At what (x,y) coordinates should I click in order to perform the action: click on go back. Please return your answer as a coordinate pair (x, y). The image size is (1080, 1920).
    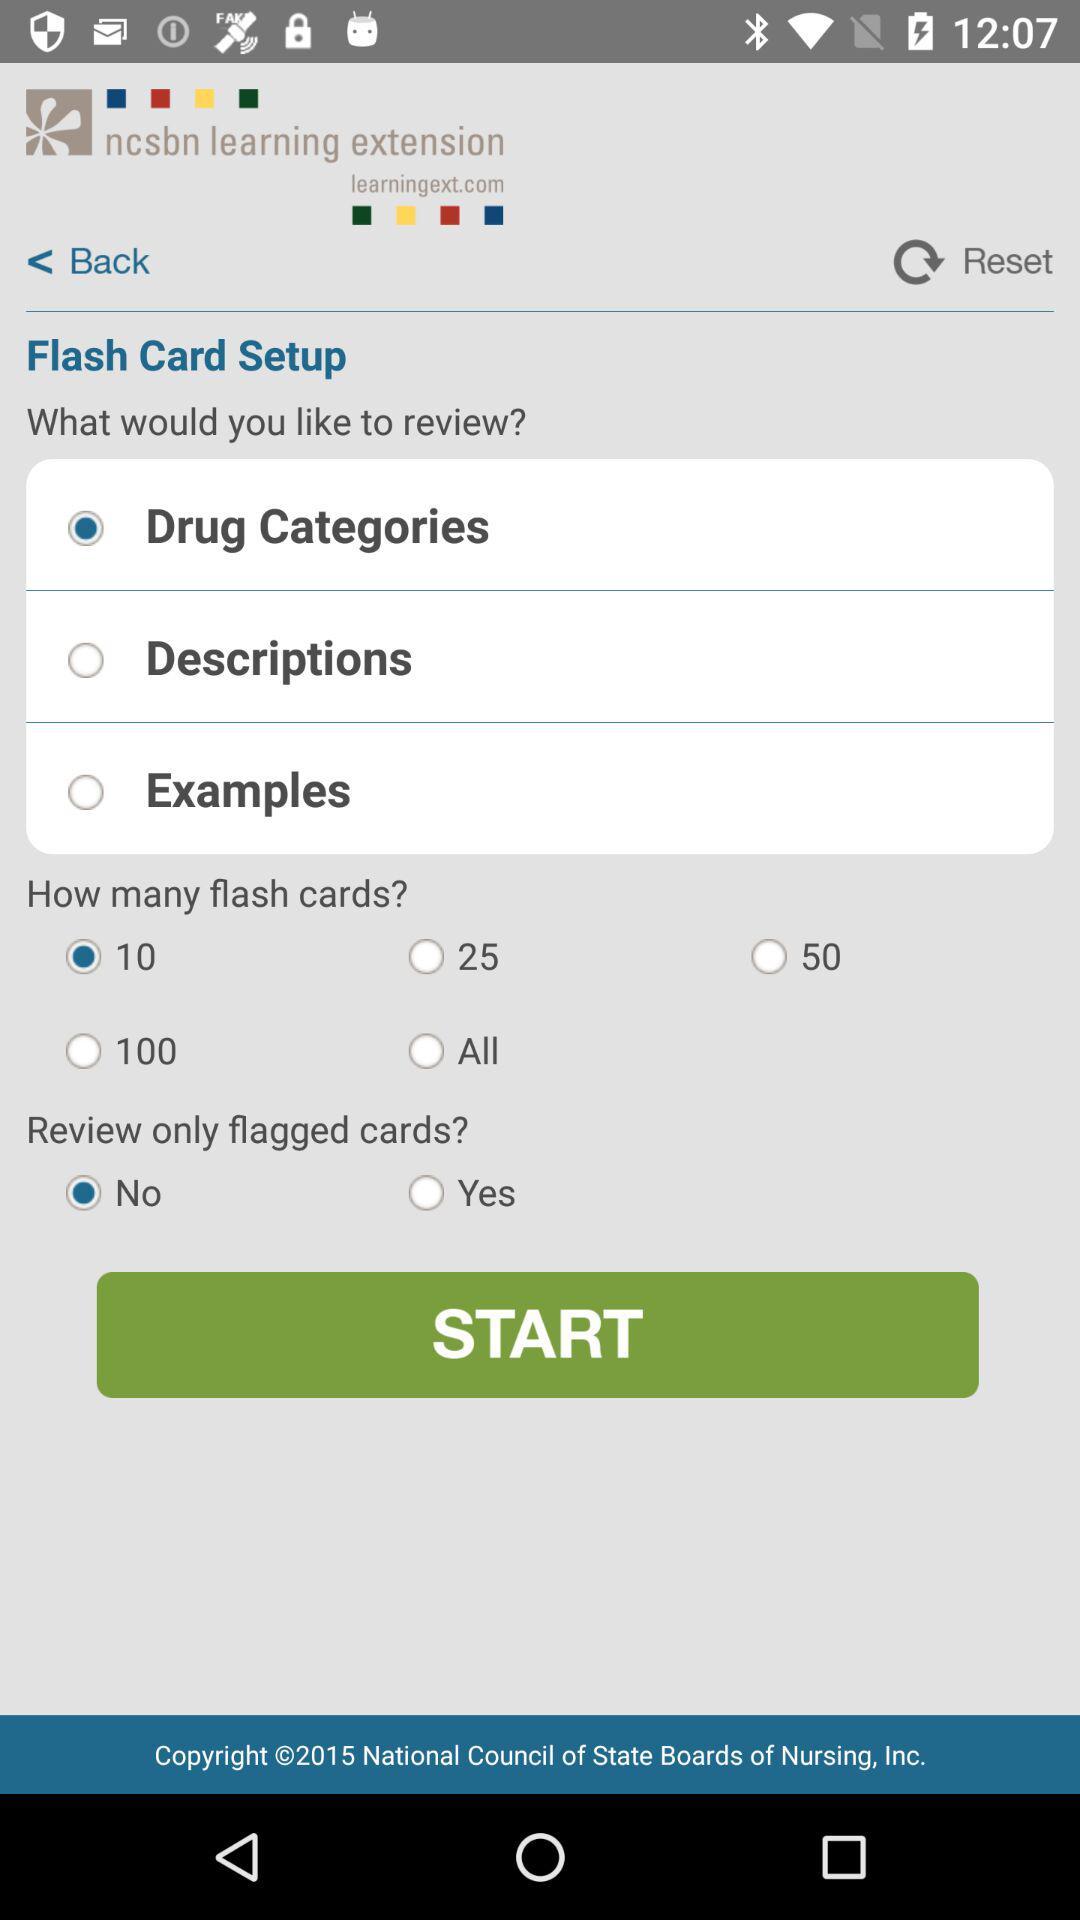
    Looking at the image, I should click on (87, 261).